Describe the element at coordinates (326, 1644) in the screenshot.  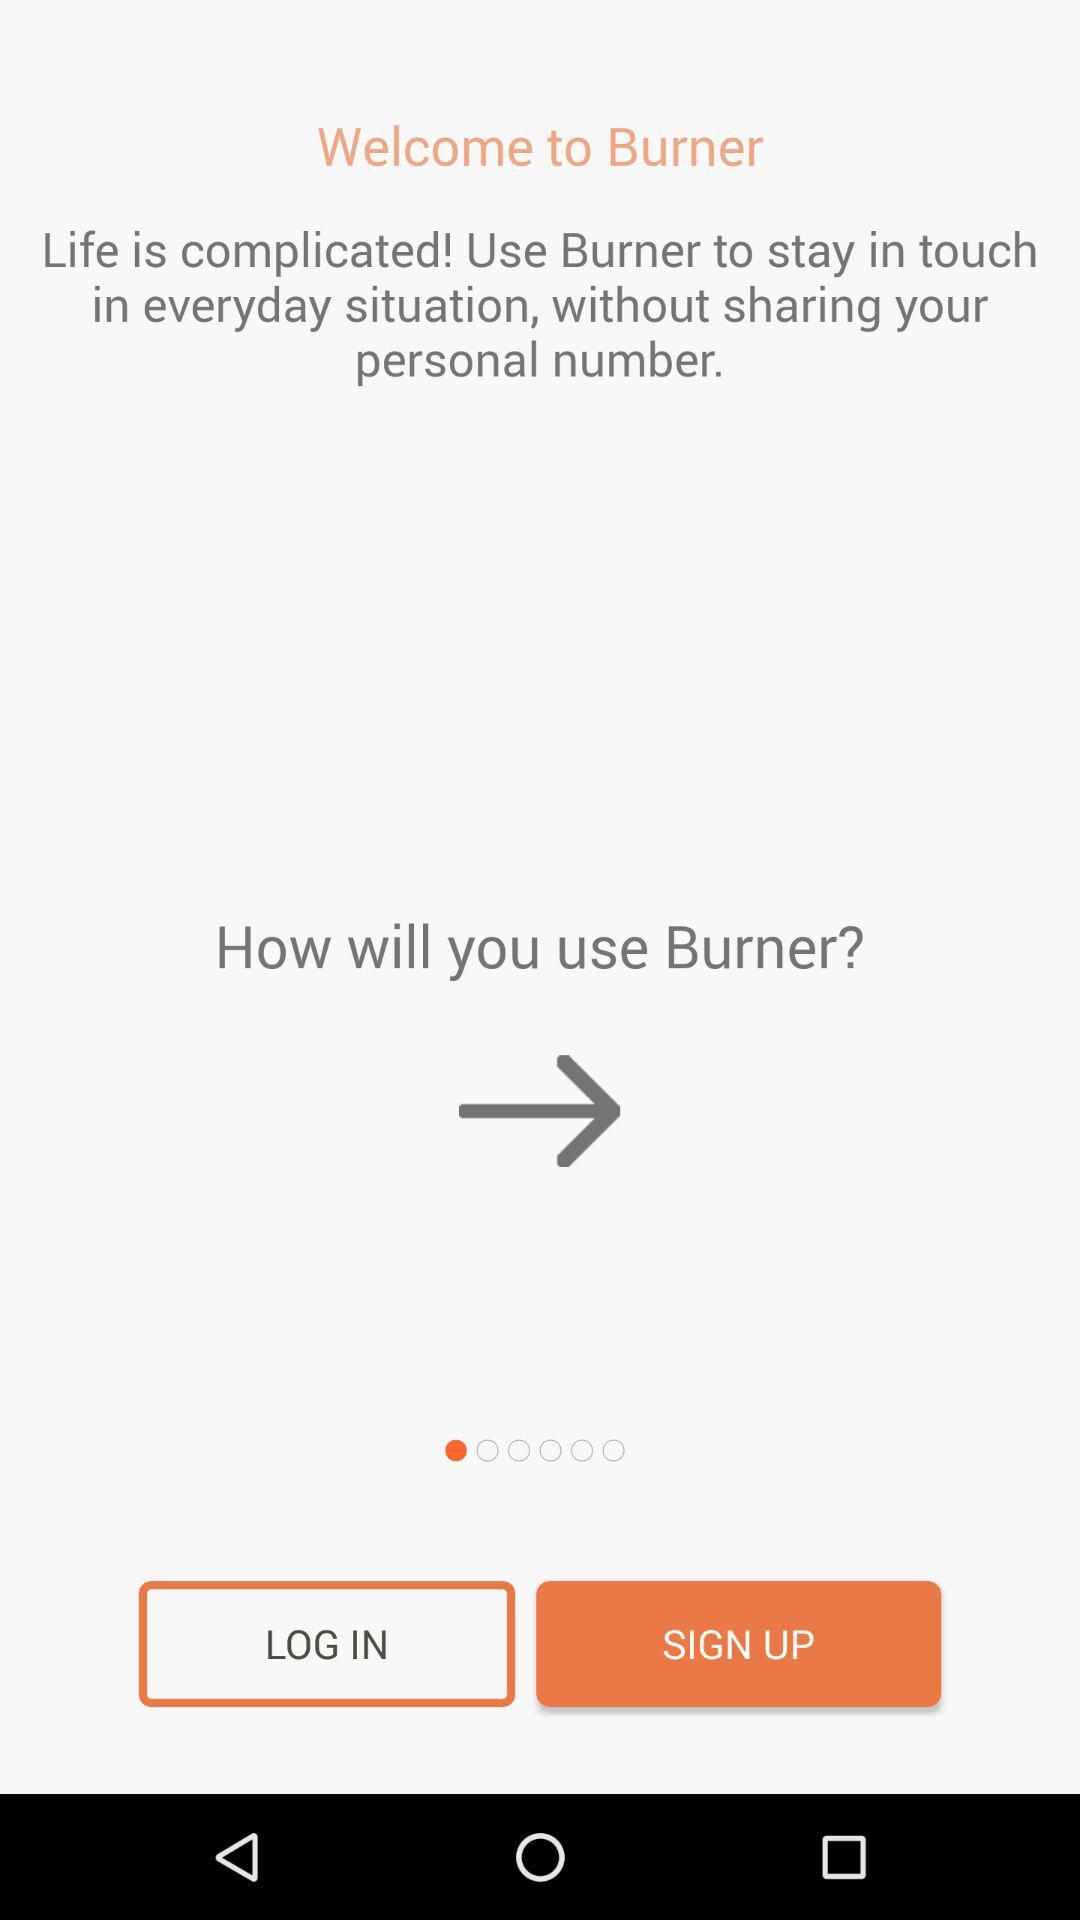
I see `the log in icon` at that location.